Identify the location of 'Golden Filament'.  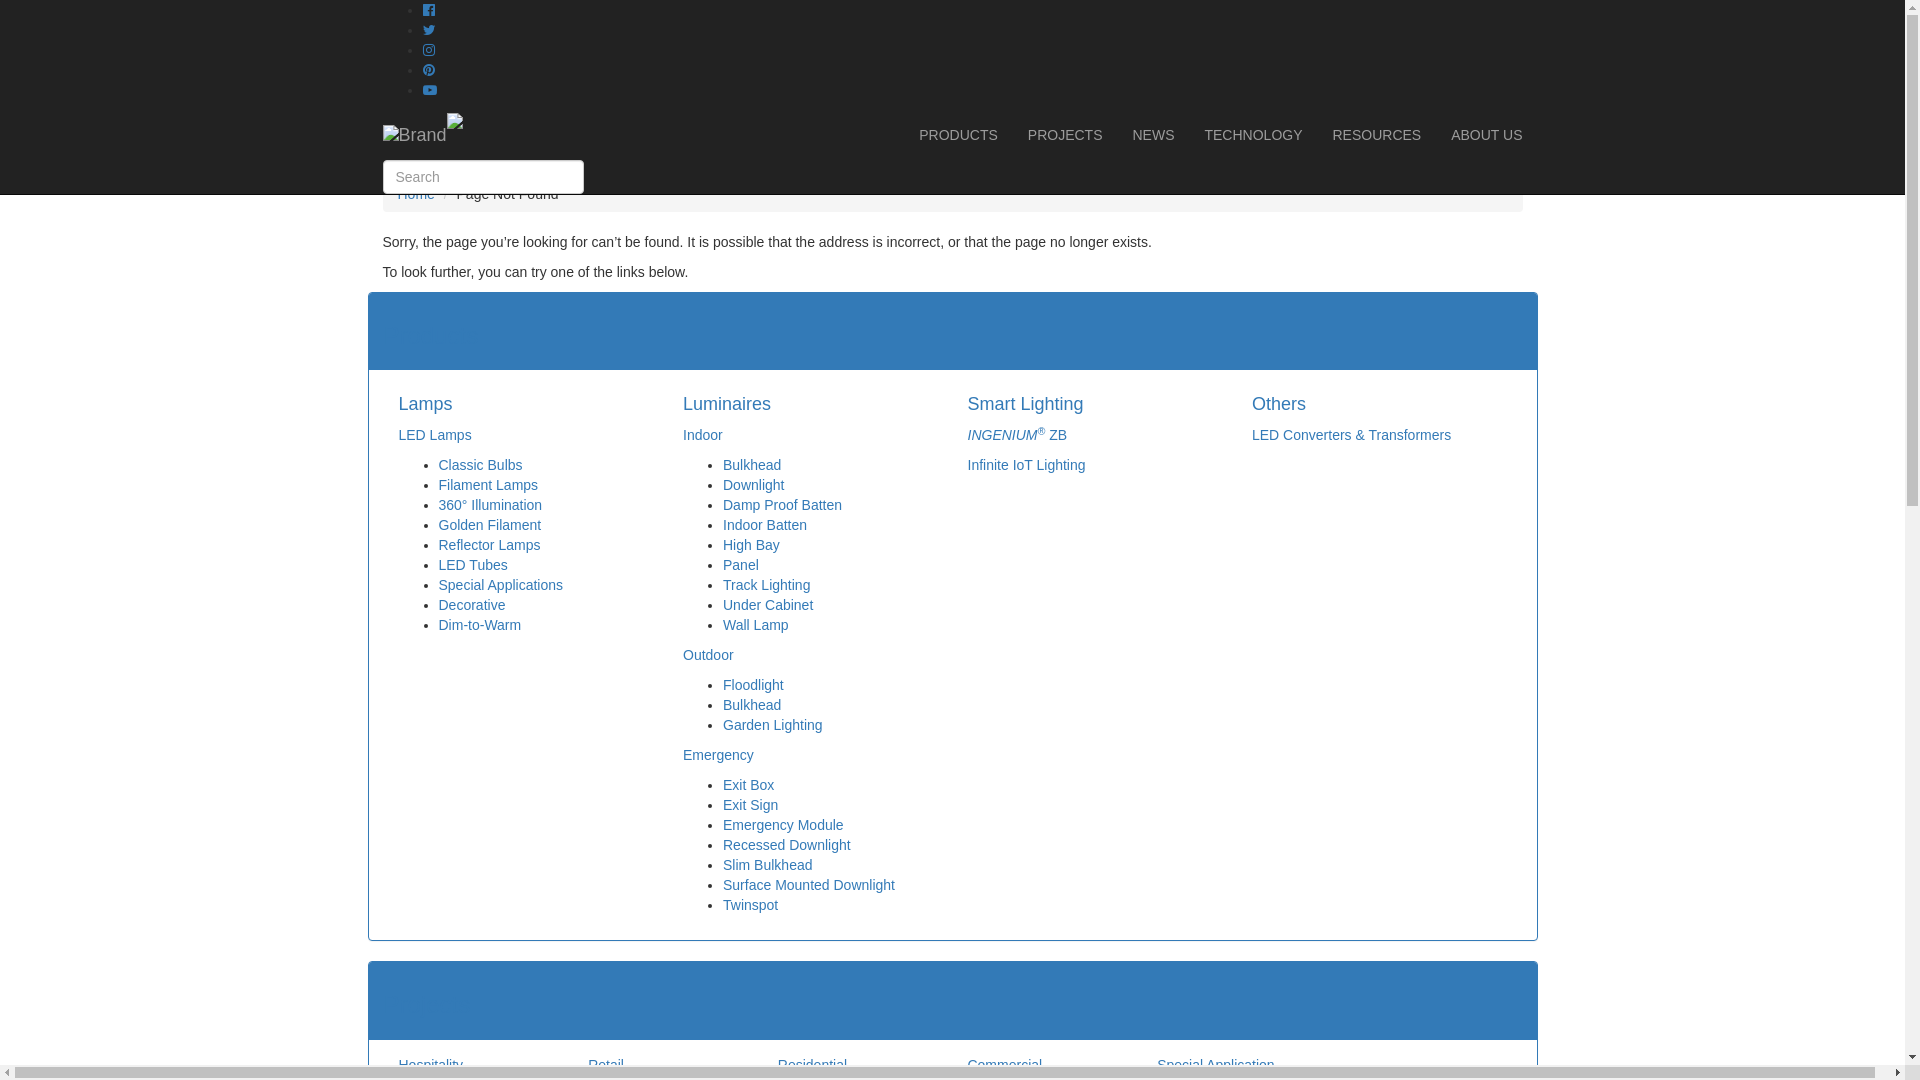
(489, 523).